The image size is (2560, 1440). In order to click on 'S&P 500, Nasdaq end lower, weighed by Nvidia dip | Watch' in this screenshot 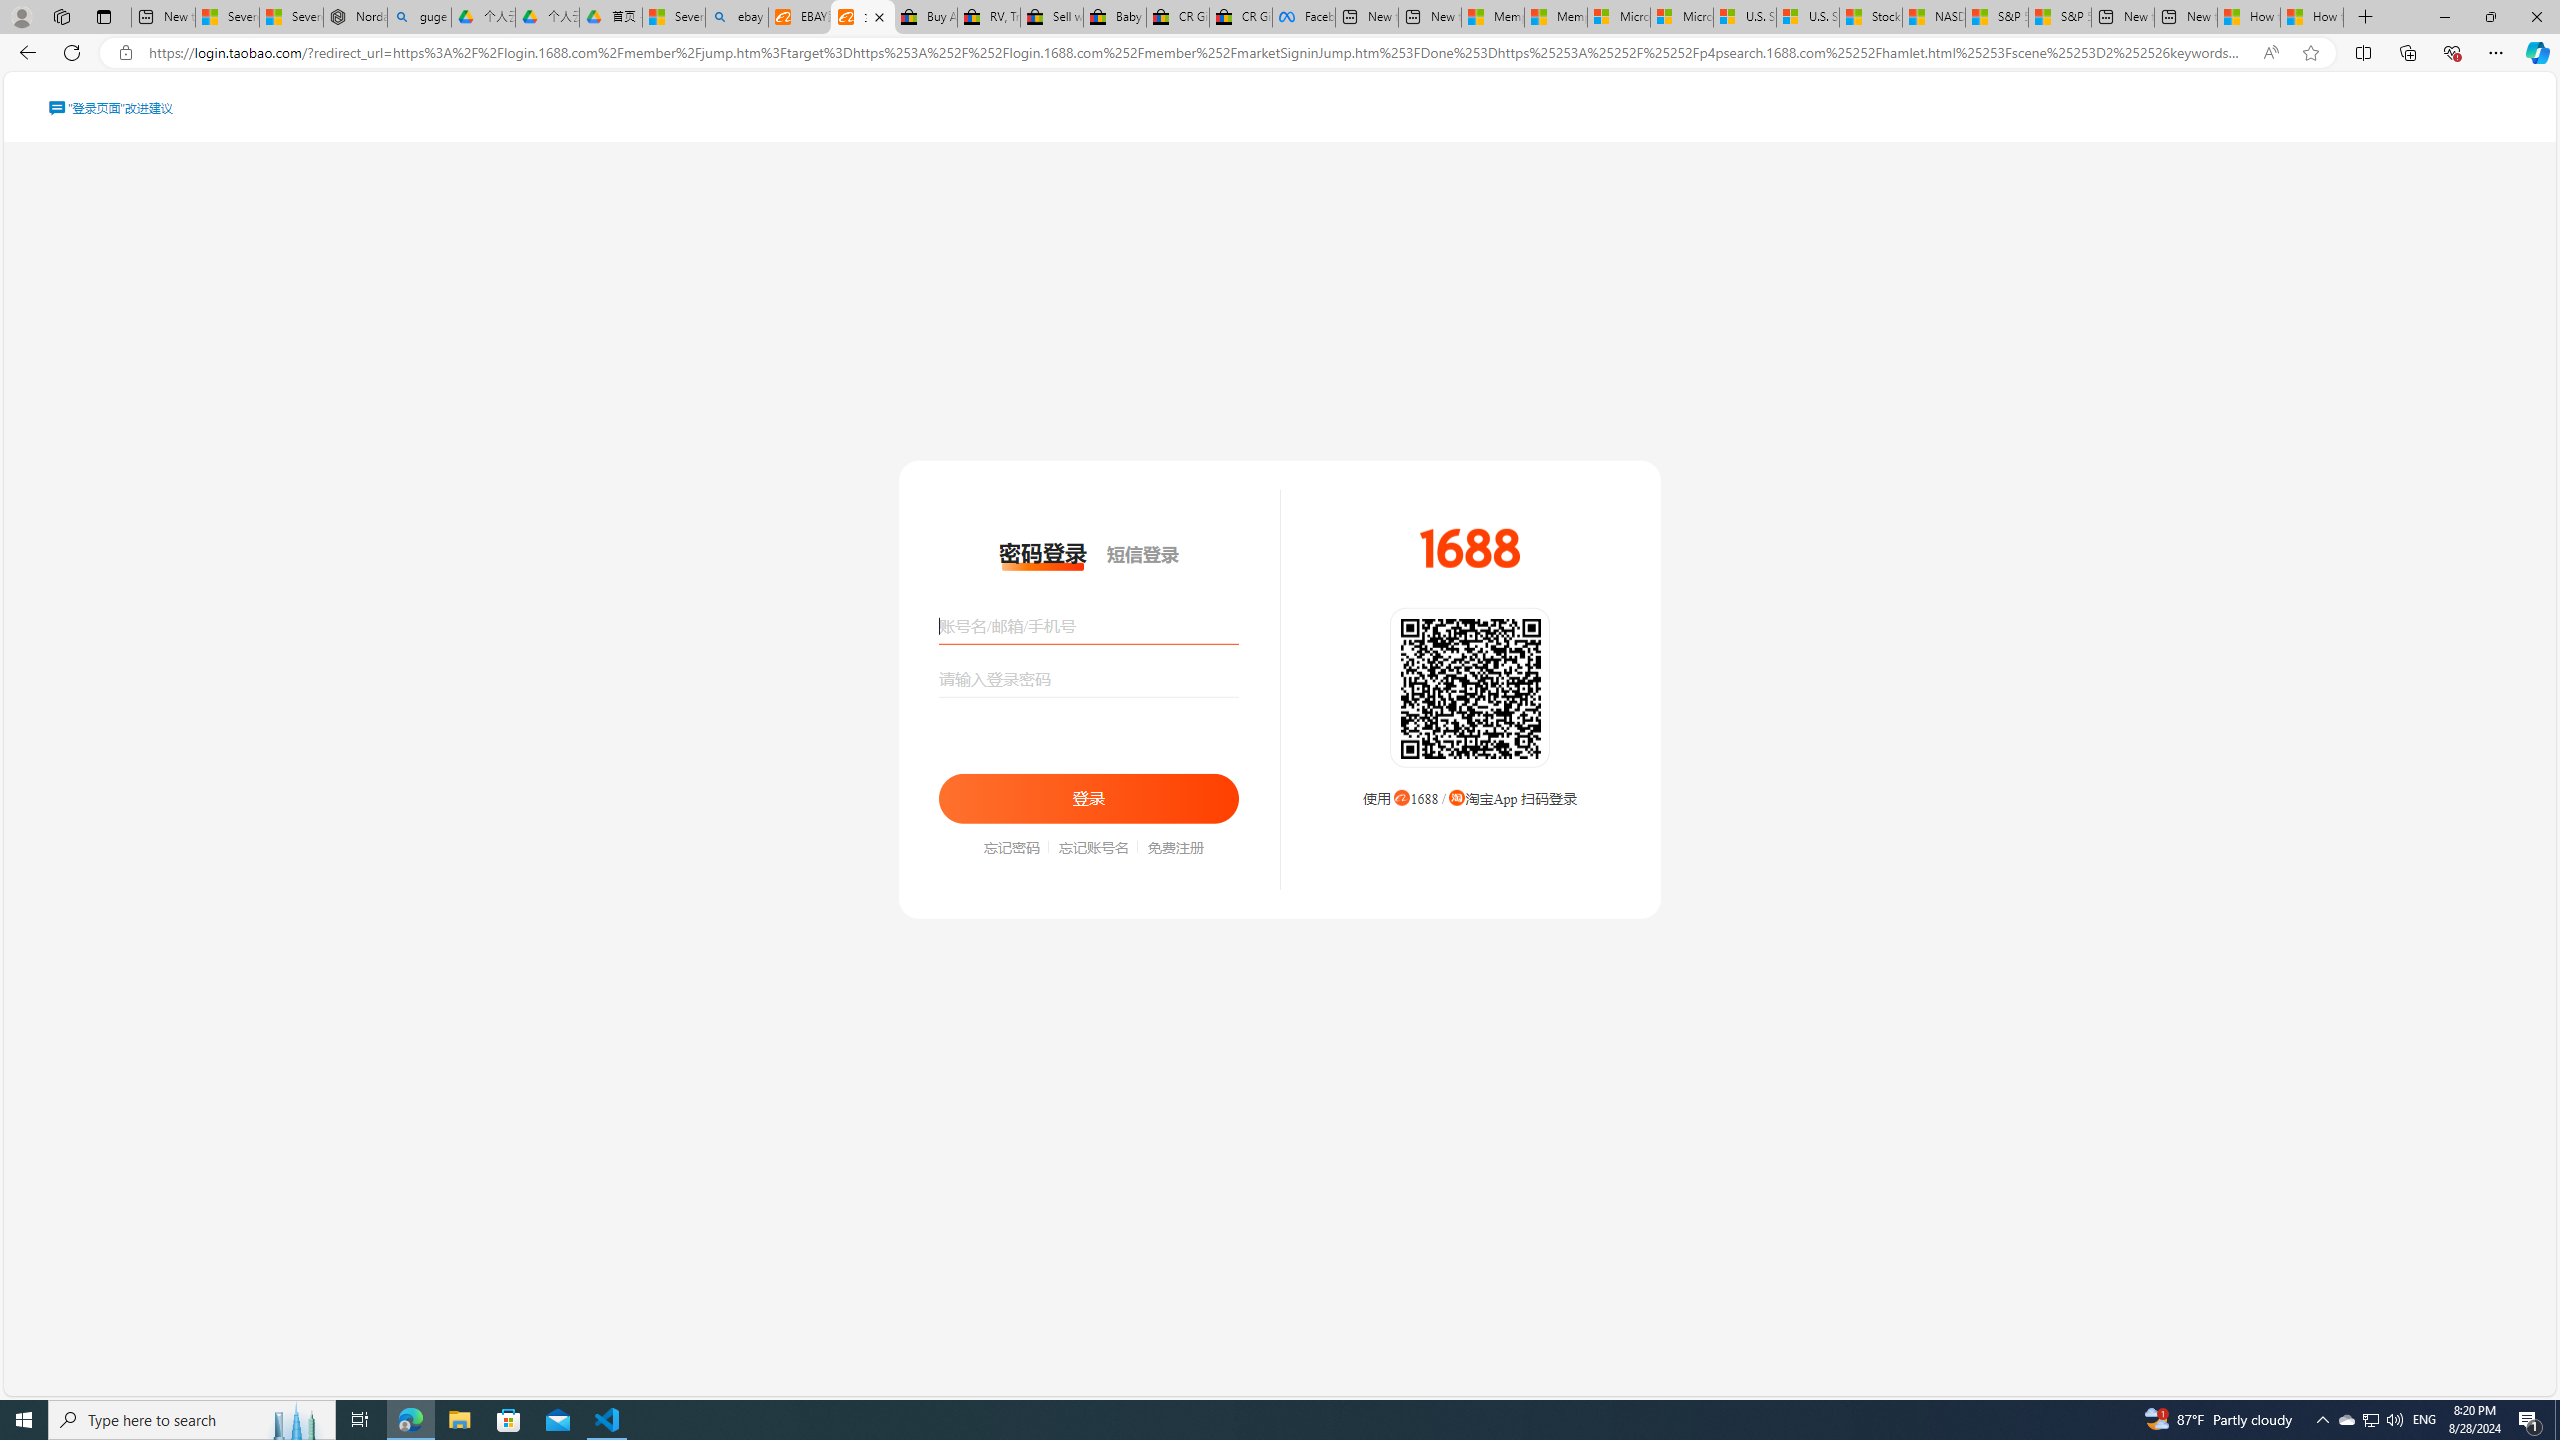, I will do `click(2058, 16)`.